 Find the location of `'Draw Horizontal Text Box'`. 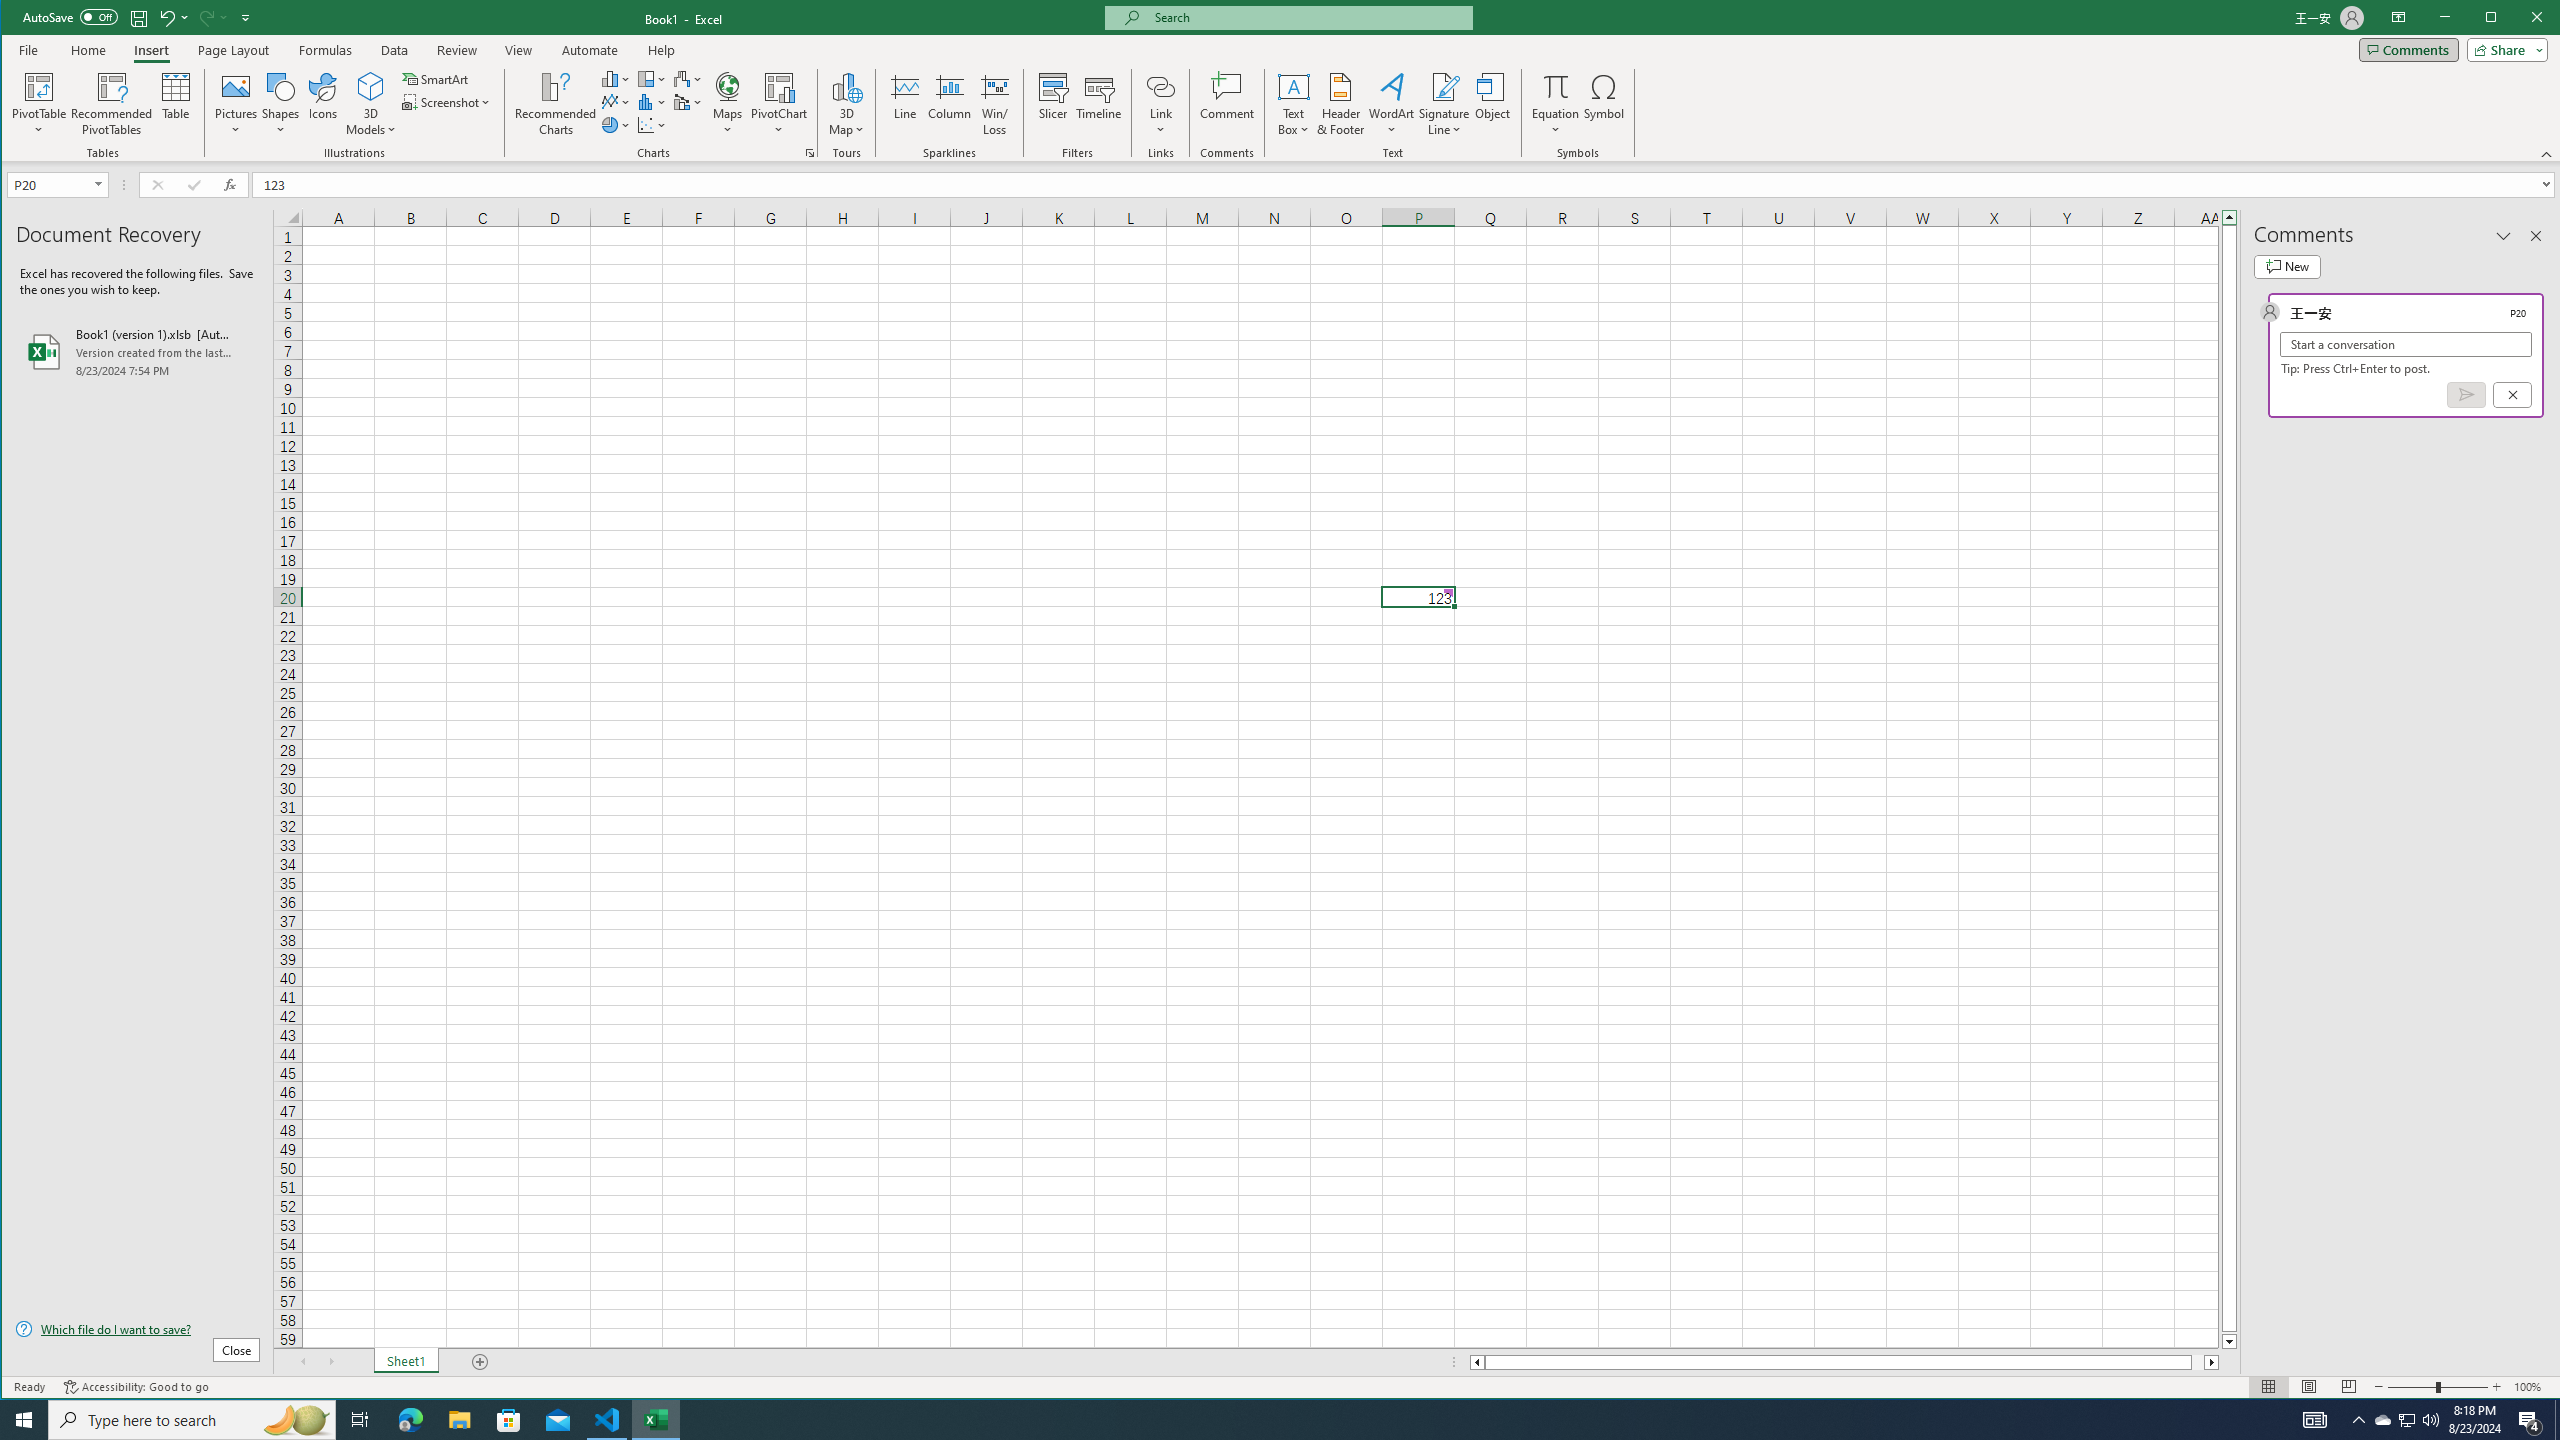

'Draw Horizontal Text Box' is located at coordinates (1293, 85).